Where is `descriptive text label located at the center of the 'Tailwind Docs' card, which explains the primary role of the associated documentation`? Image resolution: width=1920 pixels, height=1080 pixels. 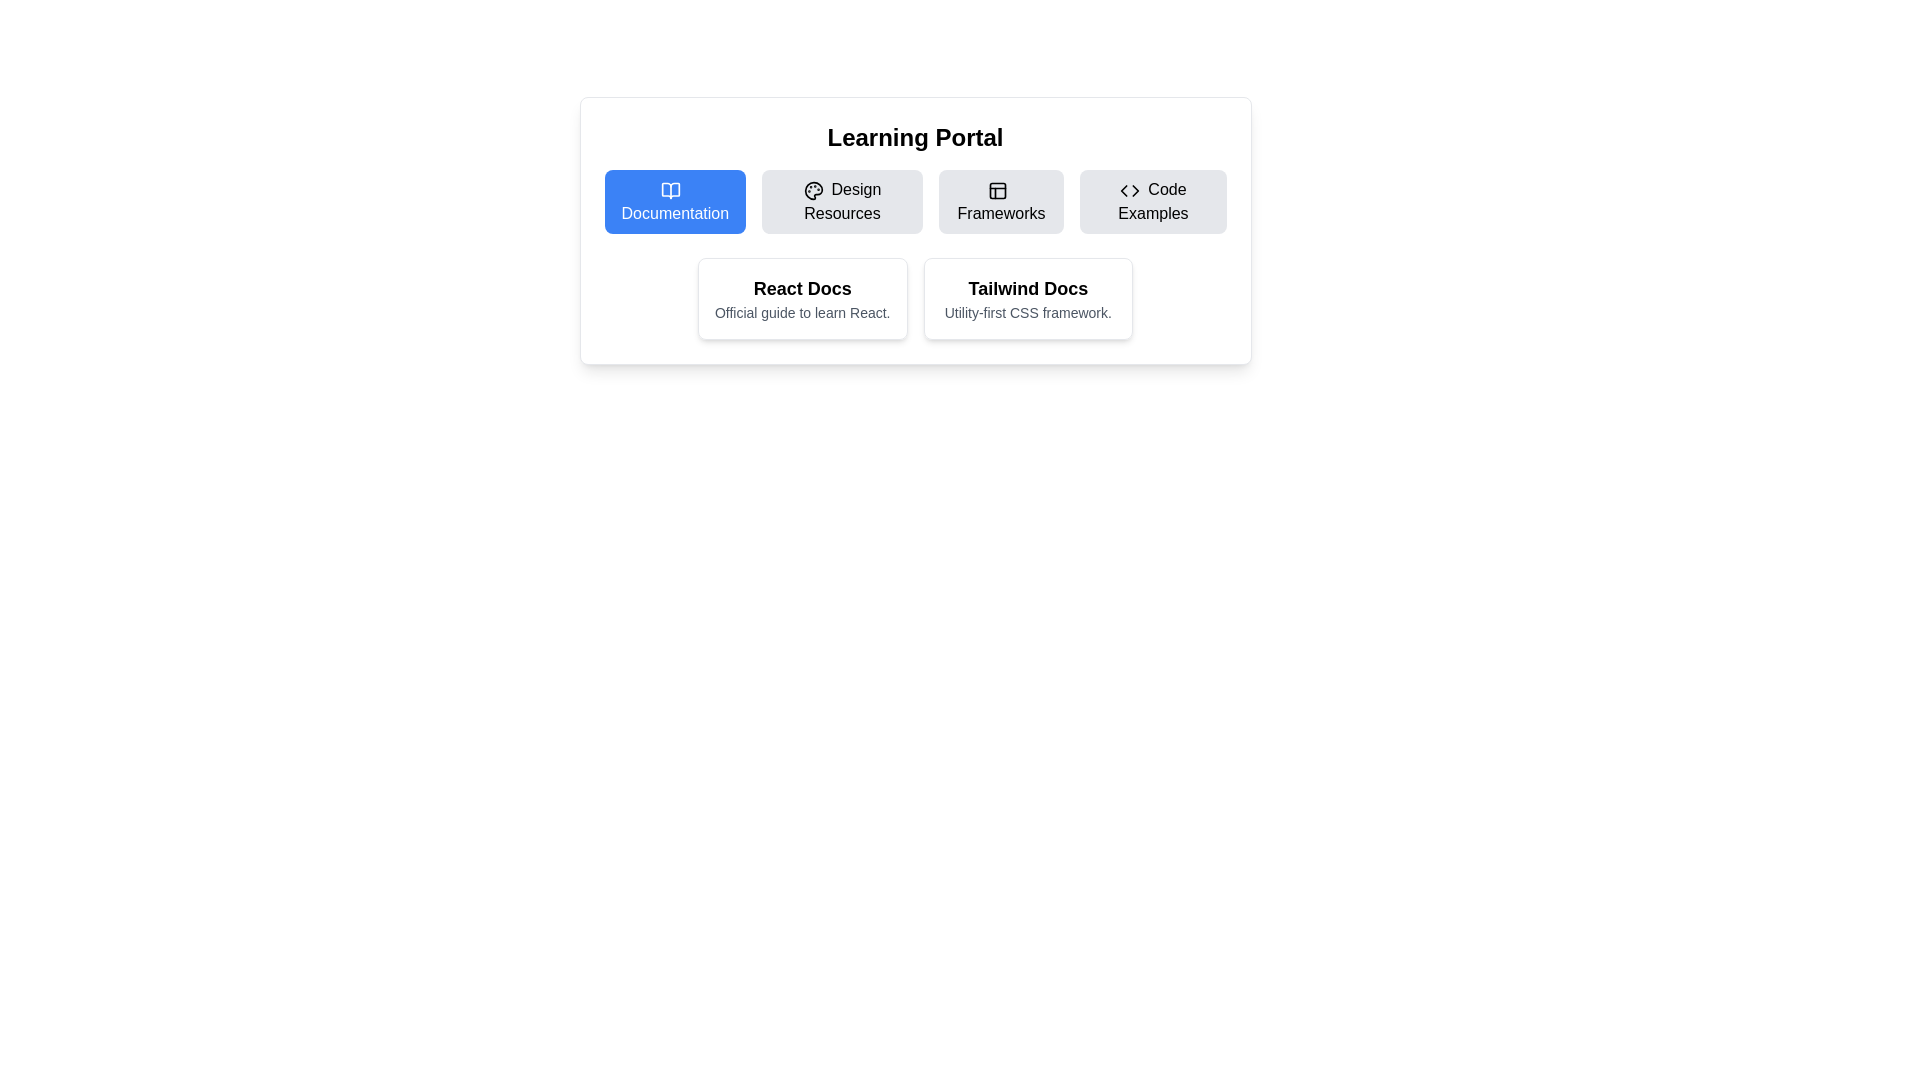 descriptive text label located at the center of the 'Tailwind Docs' card, which explains the primary role of the associated documentation is located at coordinates (1028, 312).